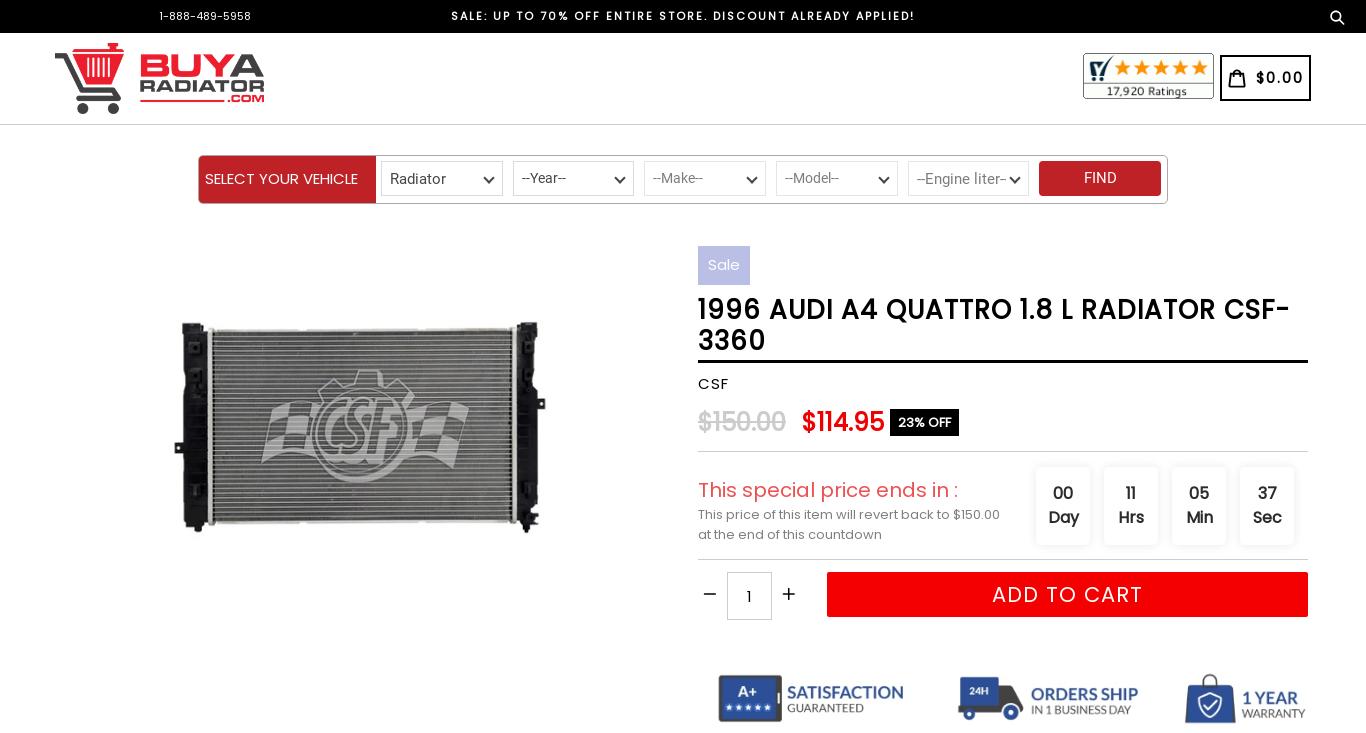 This screenshot has height=733, width=1366. Describe the element at coordinates (989, 593) in the screenshot. I see `'Add to cart'` at that location.